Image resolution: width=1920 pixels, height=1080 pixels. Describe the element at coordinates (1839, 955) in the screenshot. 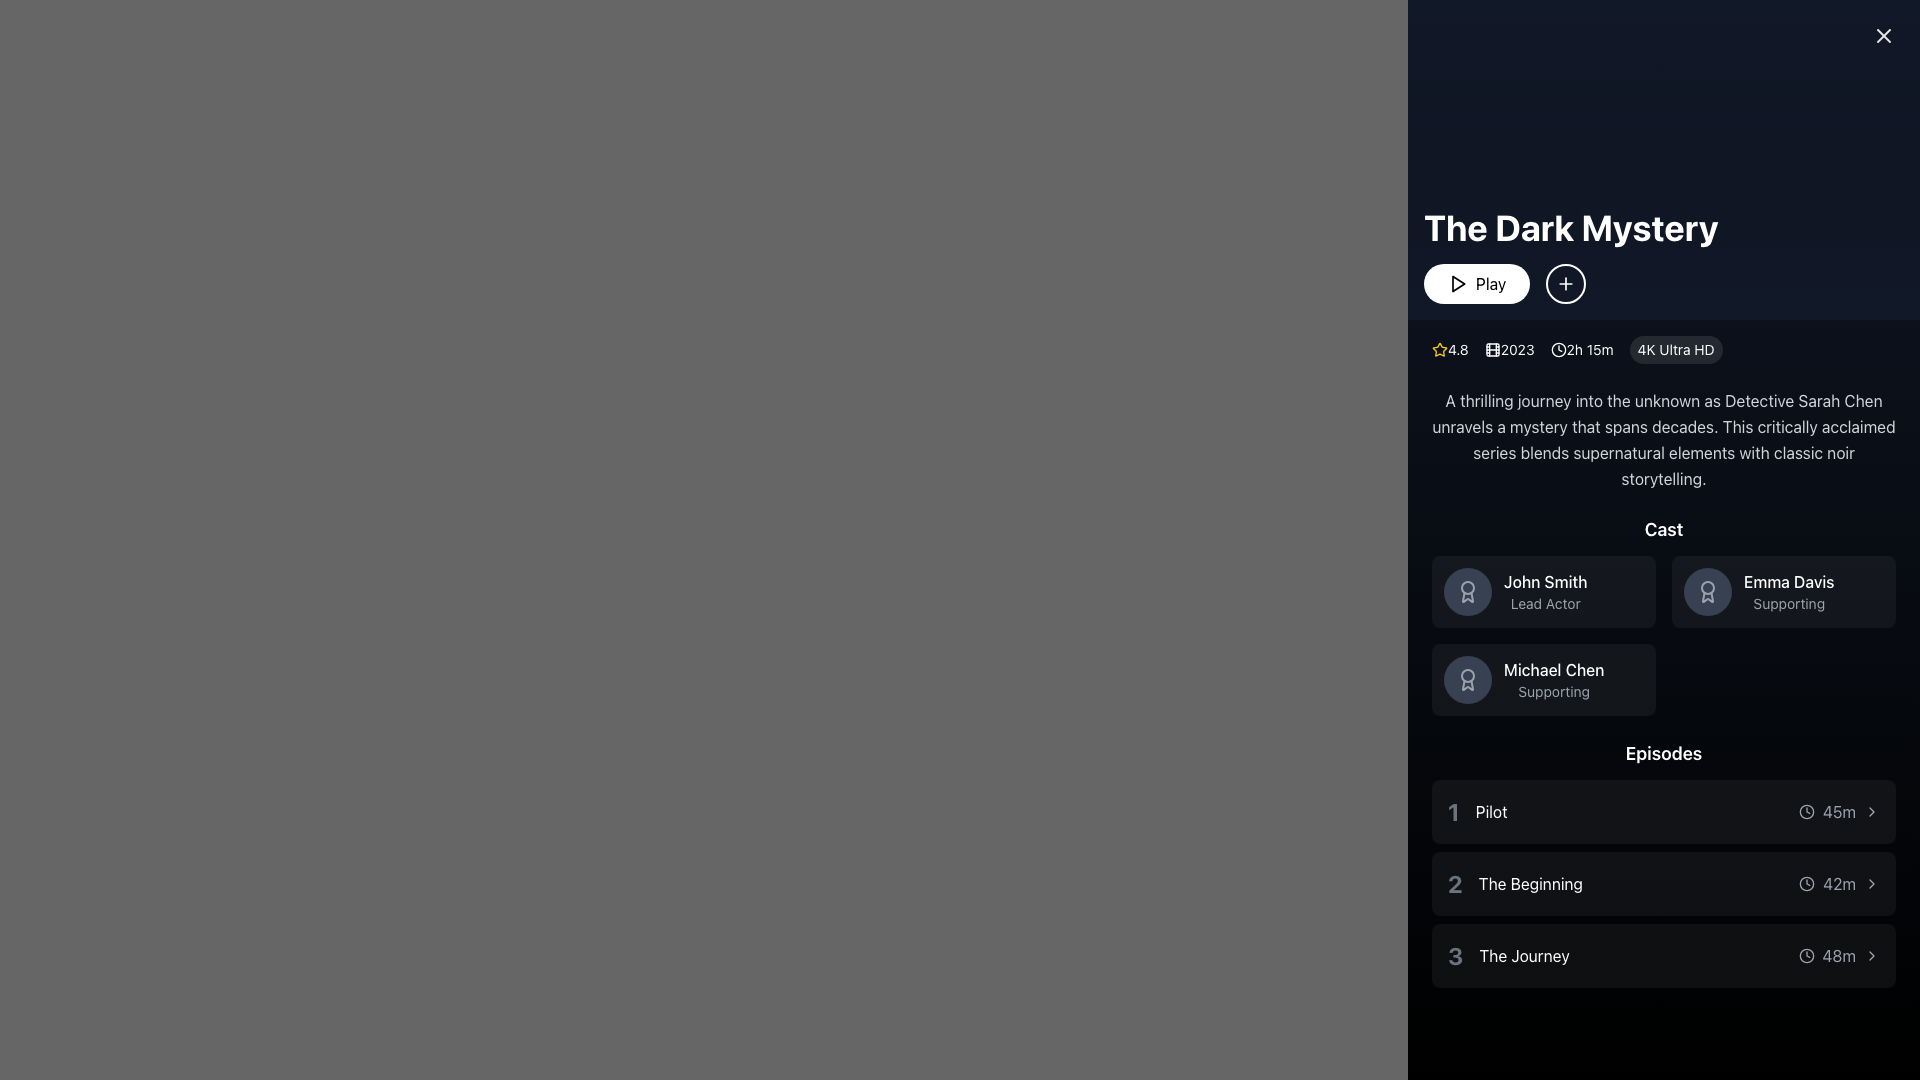

I see `the label with icon indicating the duration of the episode located next to the text 'The Journey' in the third episode under the 'Episodes' section` at that location.